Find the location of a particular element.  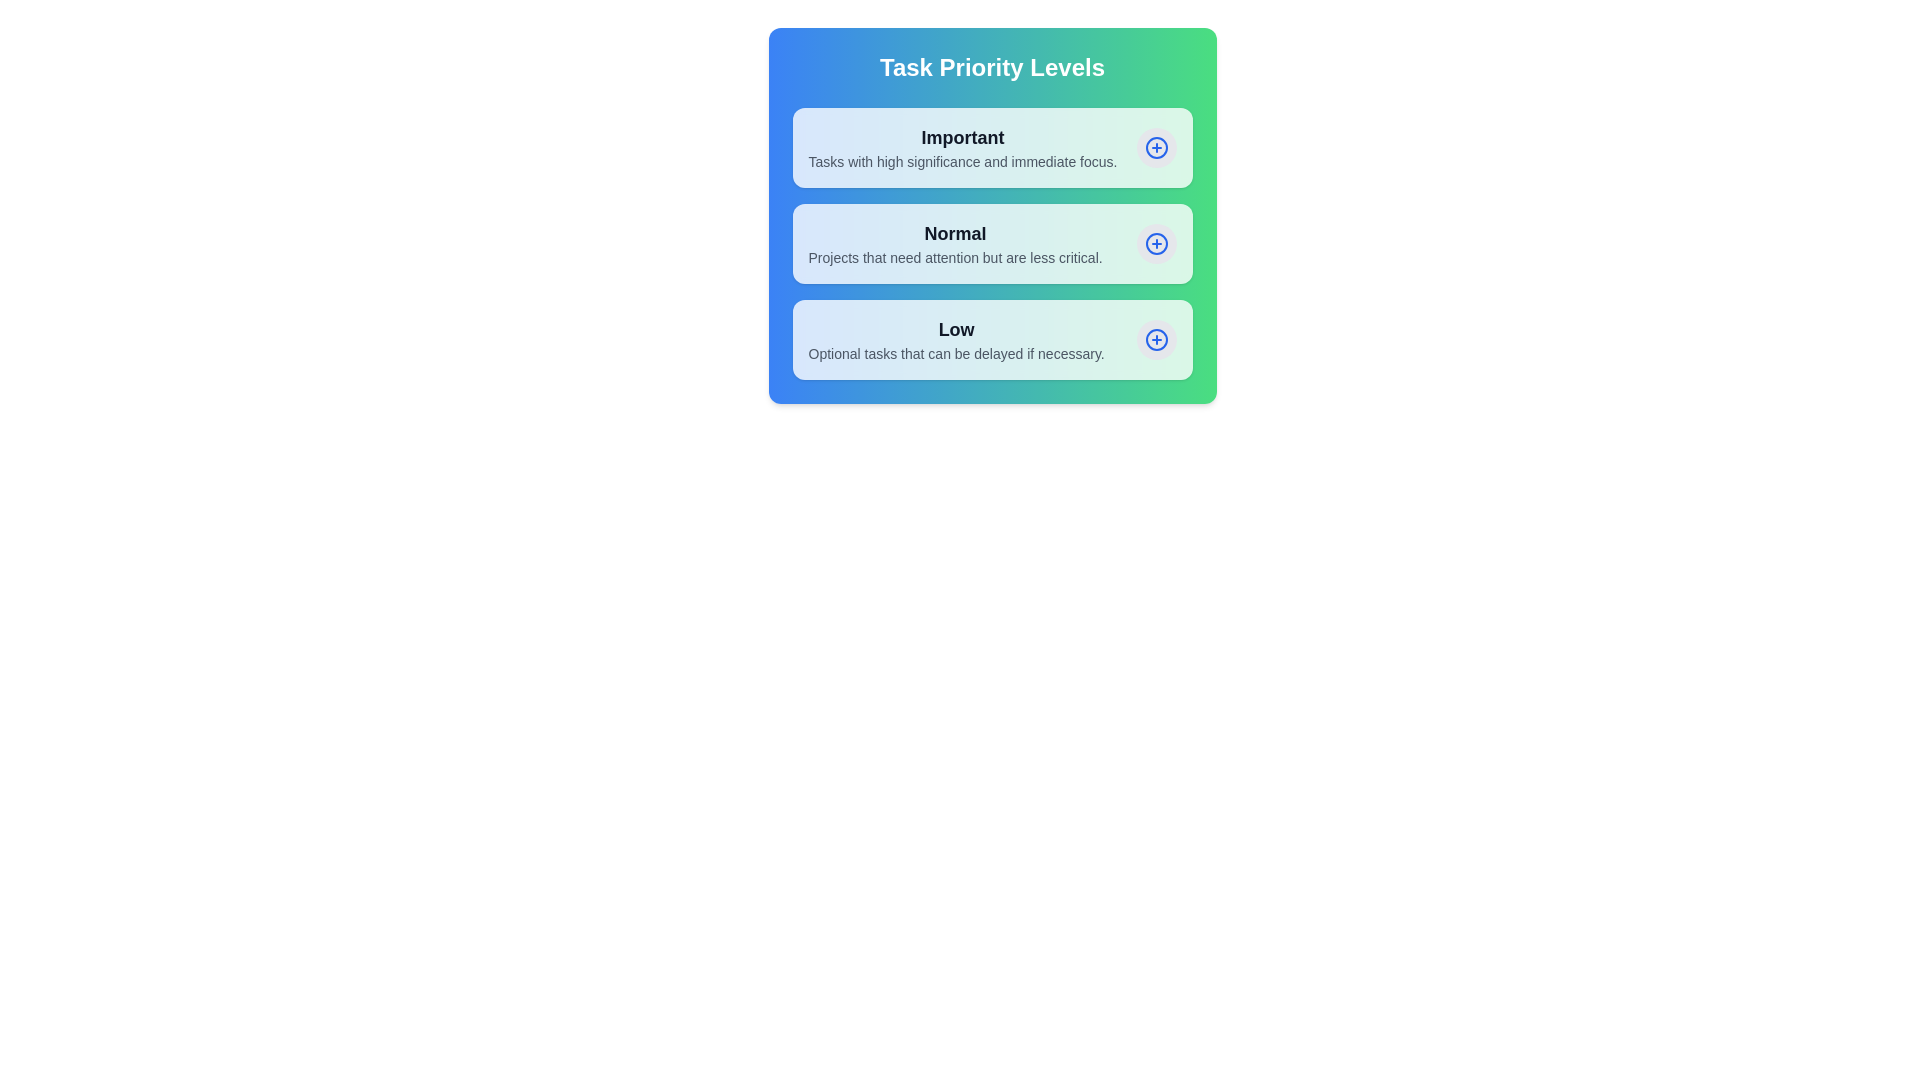

the 'Low' priority category text label is located at coordinates (955, 329).